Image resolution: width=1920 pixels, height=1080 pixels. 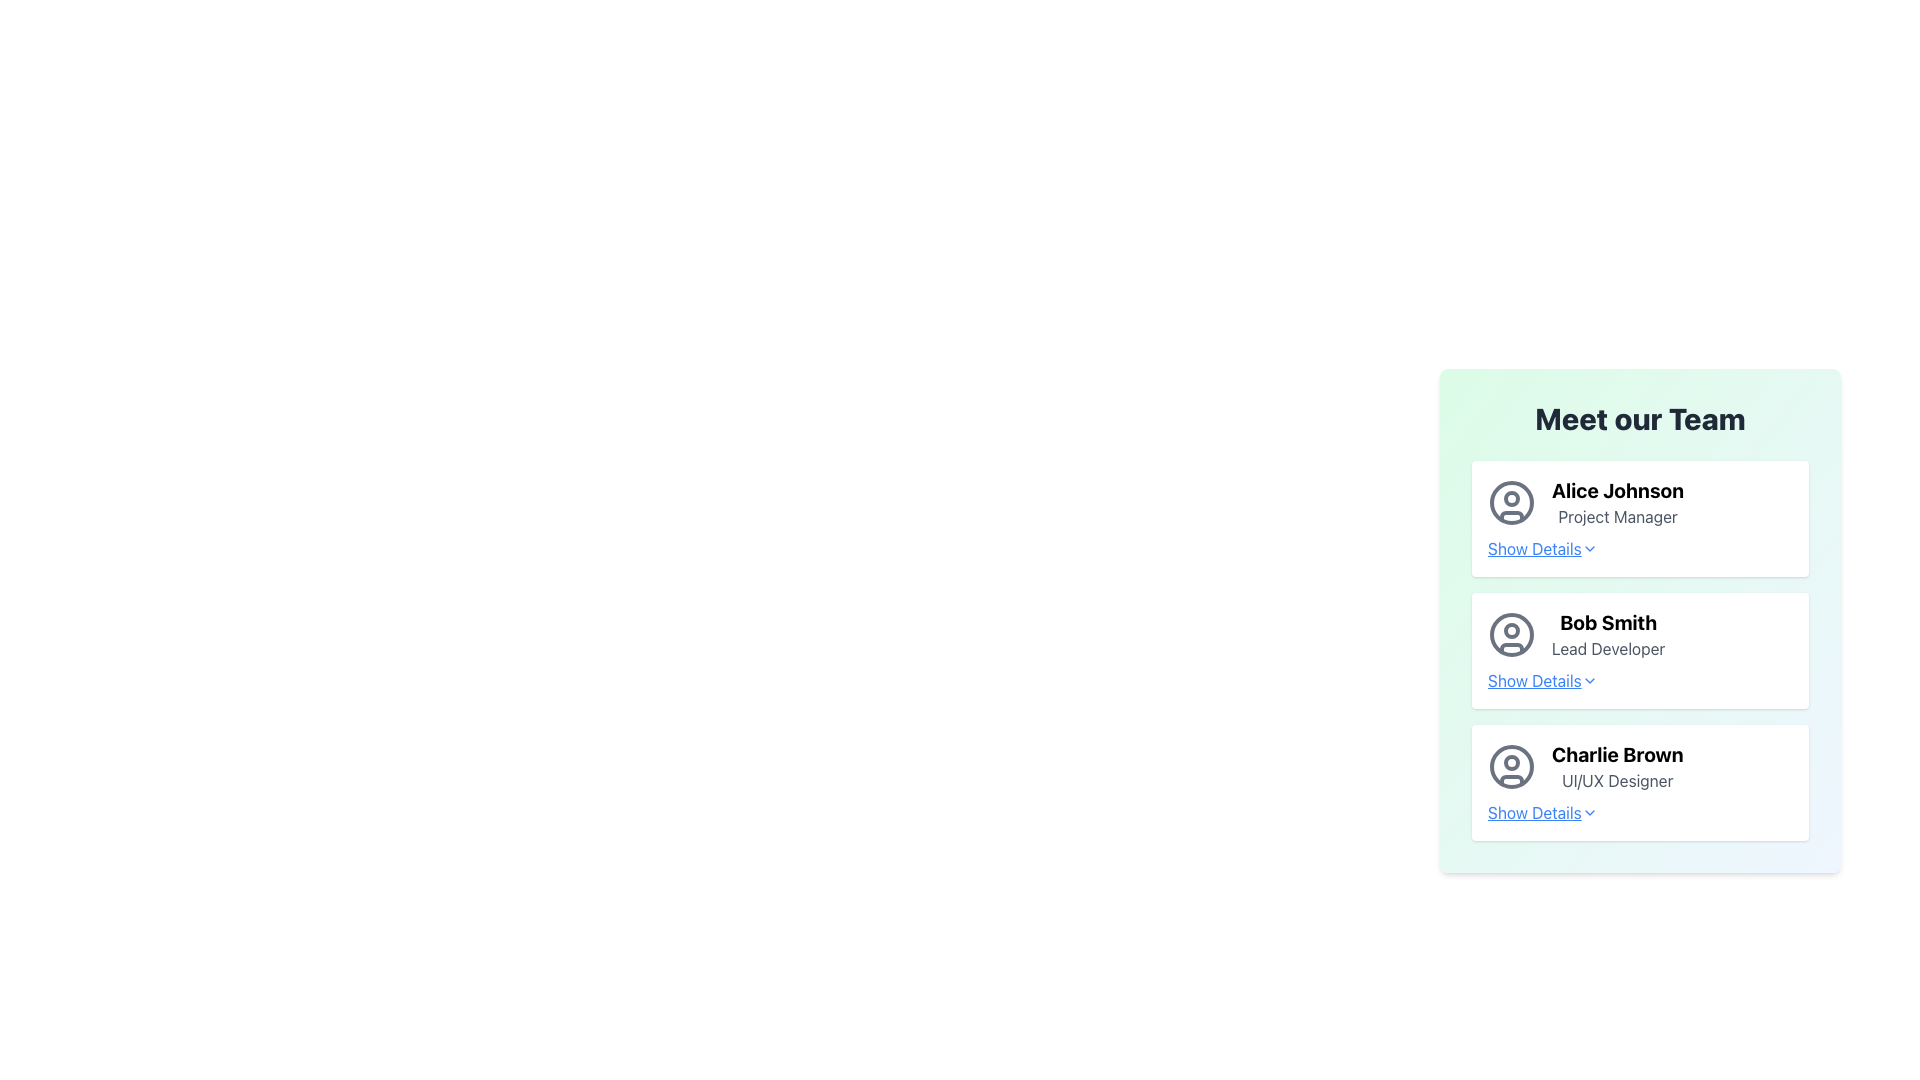 I want to click on the team member label located in the third card under 'Meet our Team', positioned right of the user avatar and above the 'Show Details' link, so click(x=1617, y=766).